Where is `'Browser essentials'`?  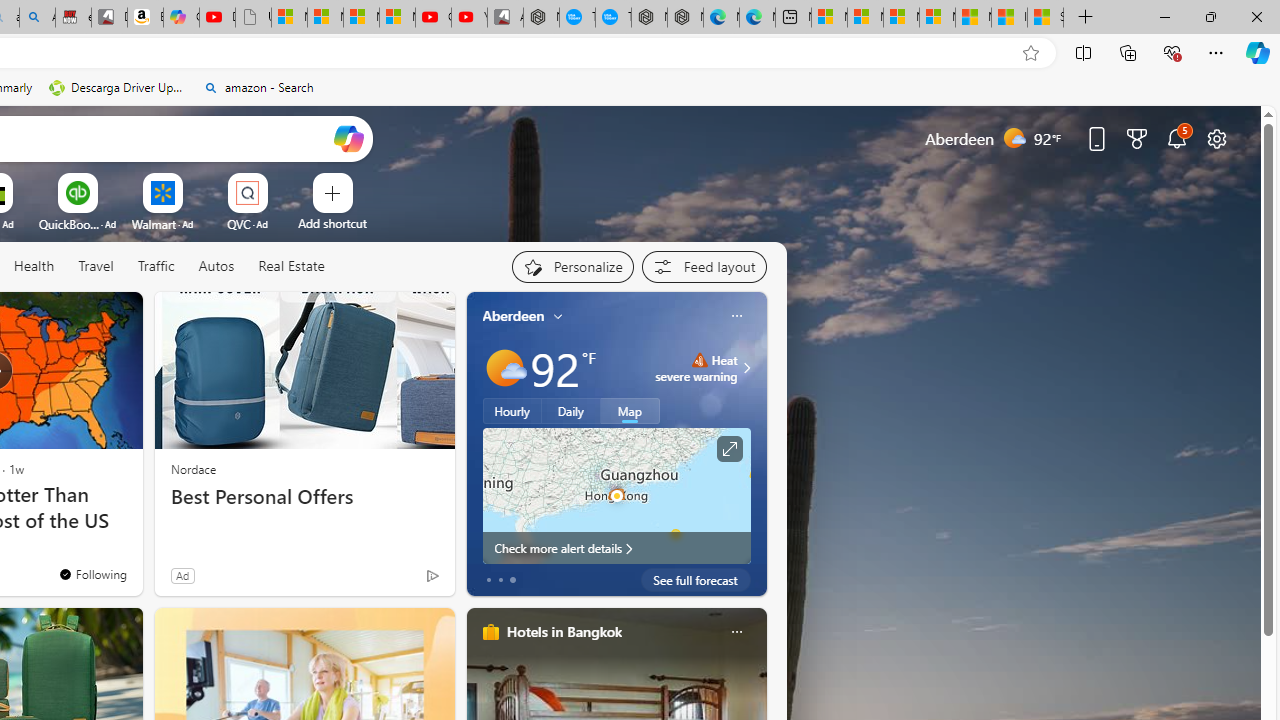 'Browser essentials' is located at coordinates (1171, 51).